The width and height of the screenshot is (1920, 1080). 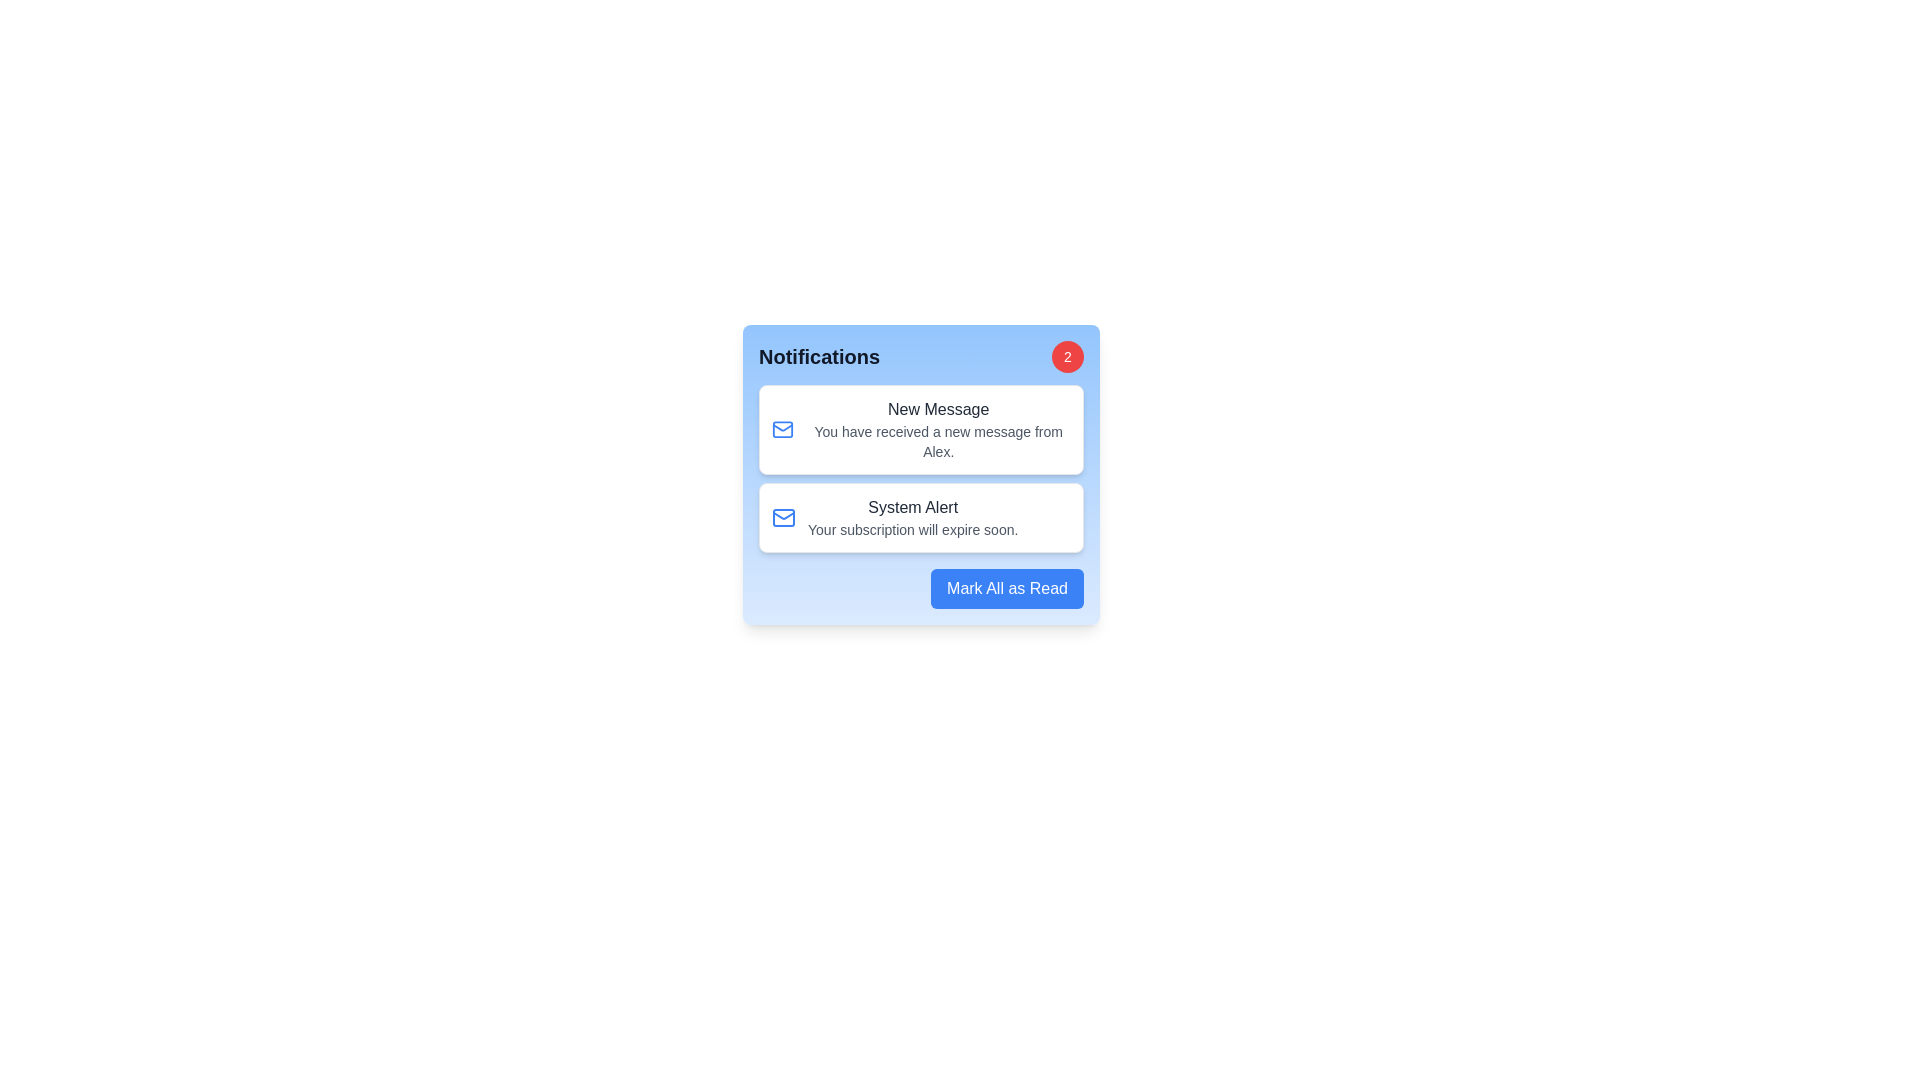 What do you see at coordinates (782, 514) in the screenshot?
I see `the triangular line pattern resembling an envelope's flap within the mail icon in the notification section` at bounding box center [782, 514].